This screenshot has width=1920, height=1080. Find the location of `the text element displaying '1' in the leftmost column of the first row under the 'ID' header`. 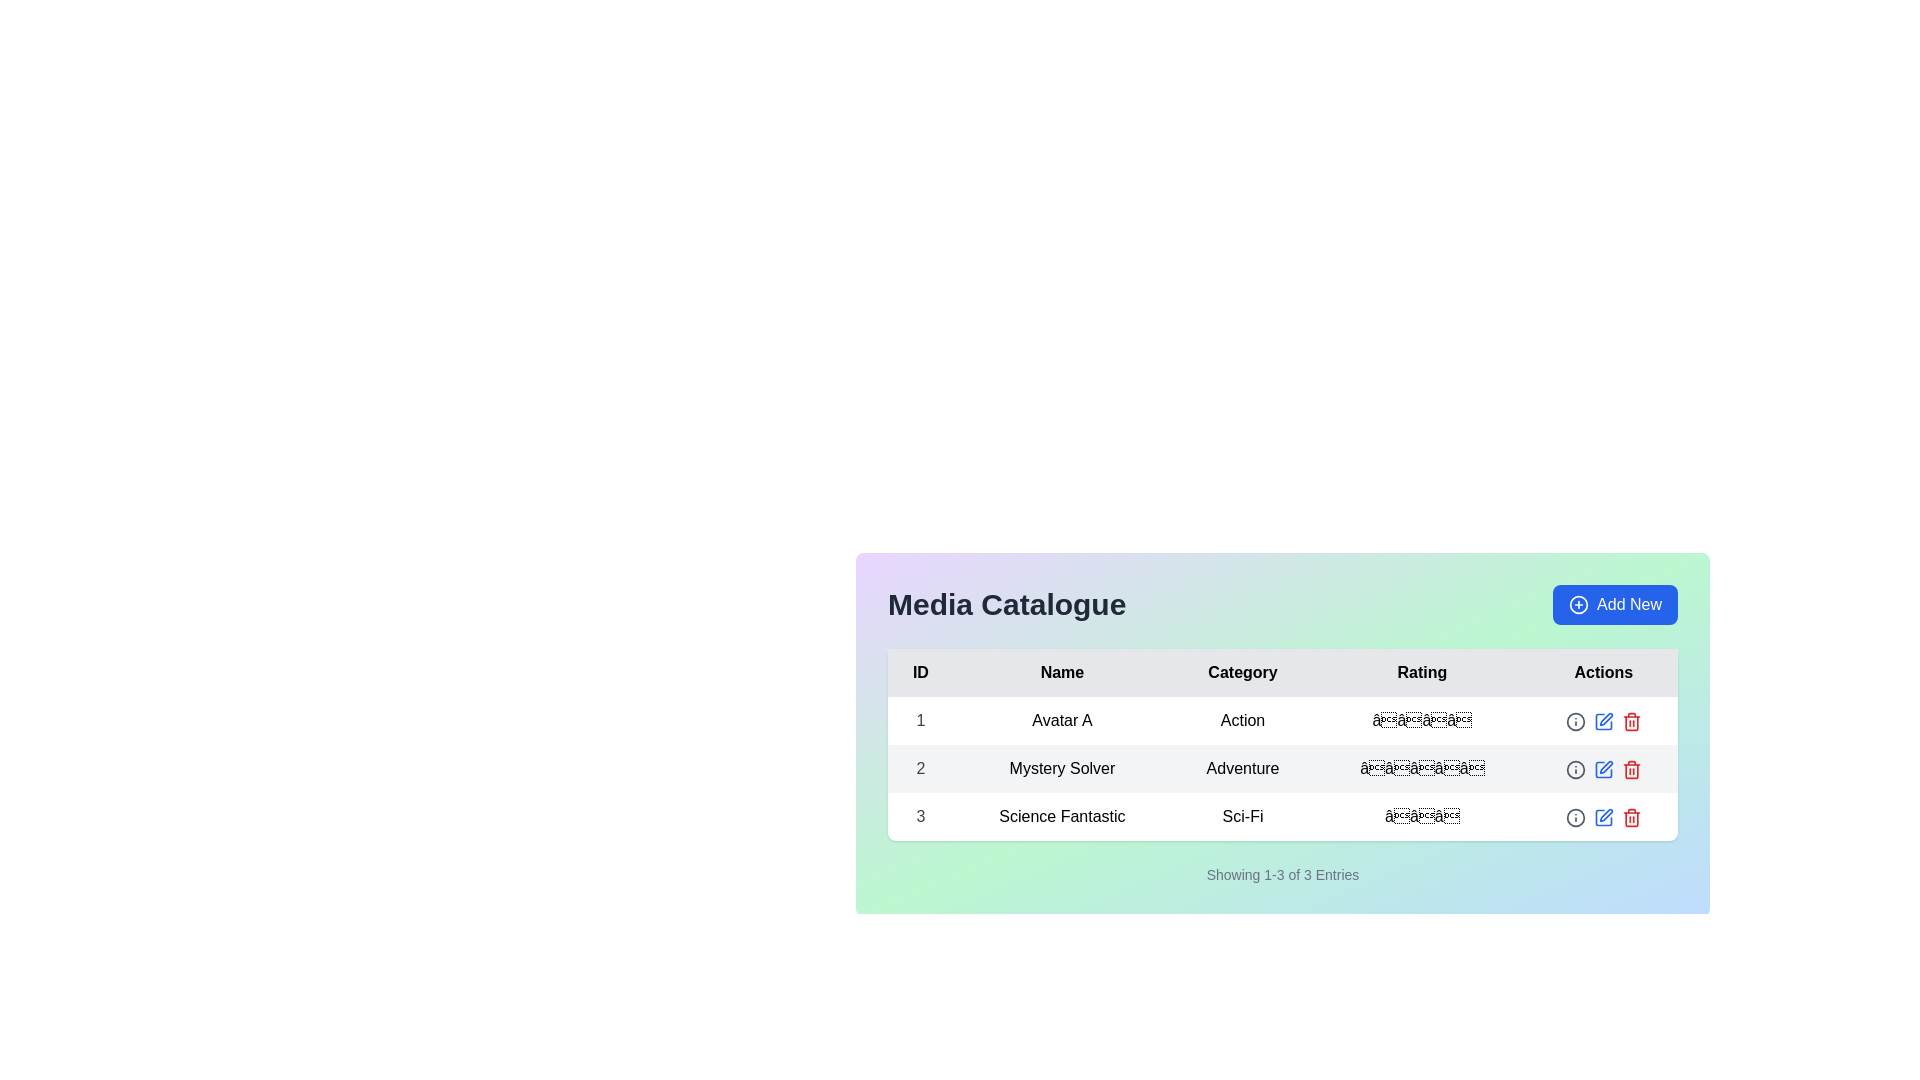

the text element displaying '1' in the leftmost column of the first row under the 'ID' header is located at coordinates (920, 721).